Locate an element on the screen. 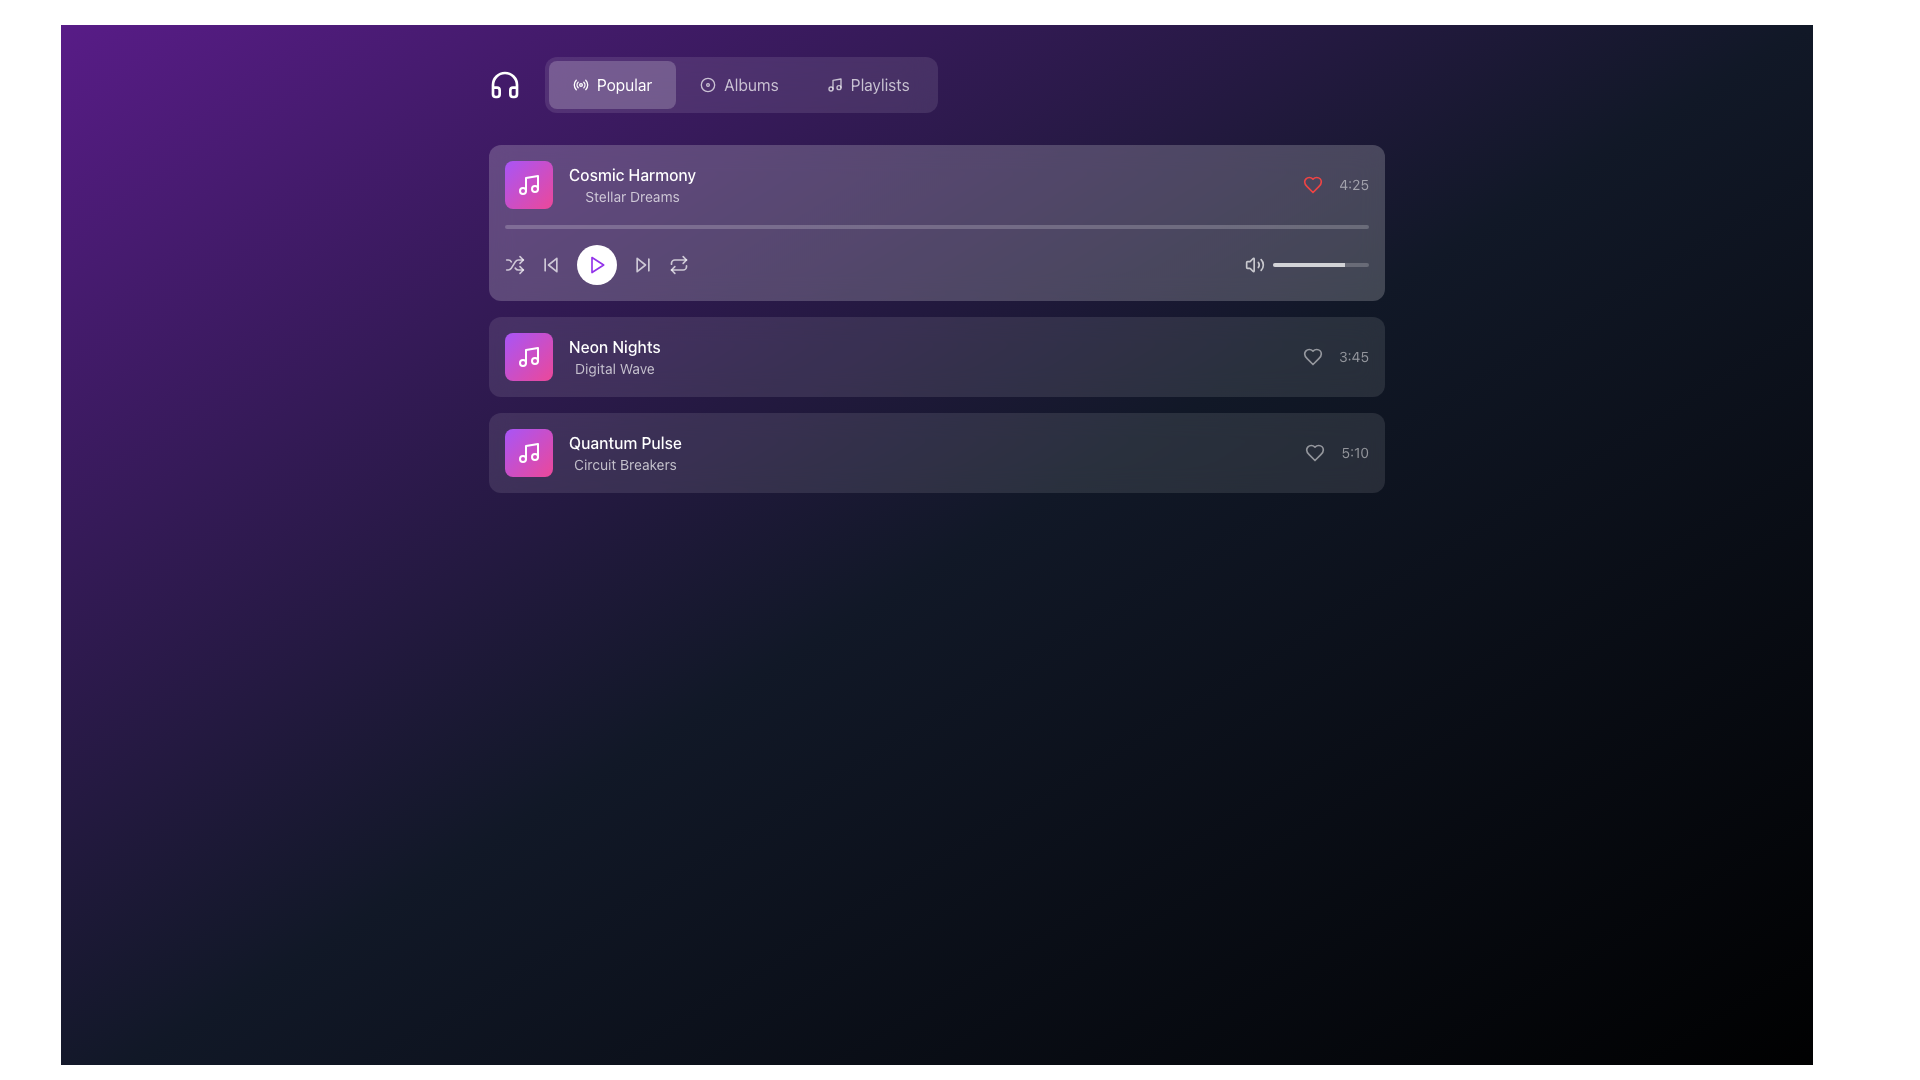  the musical note icon located to the left of song titles in the vertical track list of the music-related user interface is located at coordinates (532, 354).